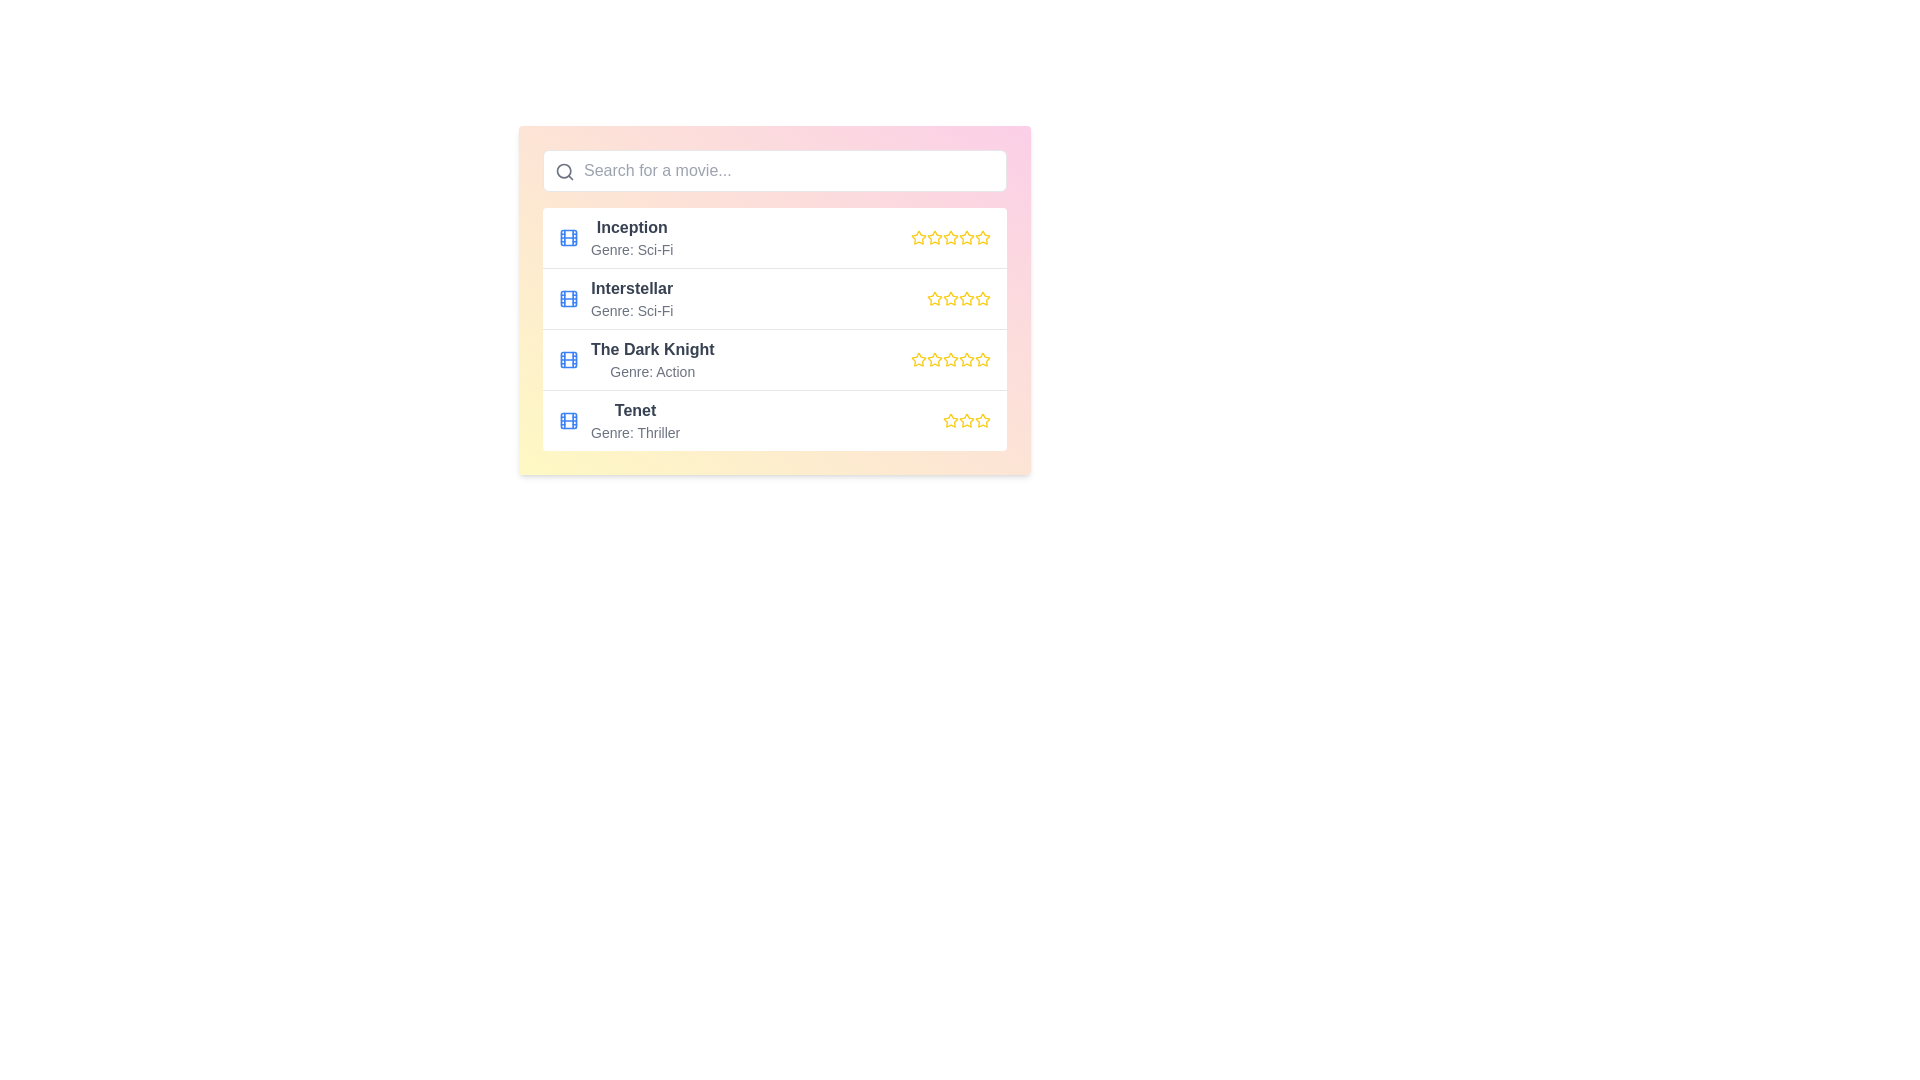 This screenshot has width=1920, height=1080. Describe the element at coordinates (966, 358) in the screenshot. I see `the third star icon in the rating input system for 'The Dark Knight'` at that location.